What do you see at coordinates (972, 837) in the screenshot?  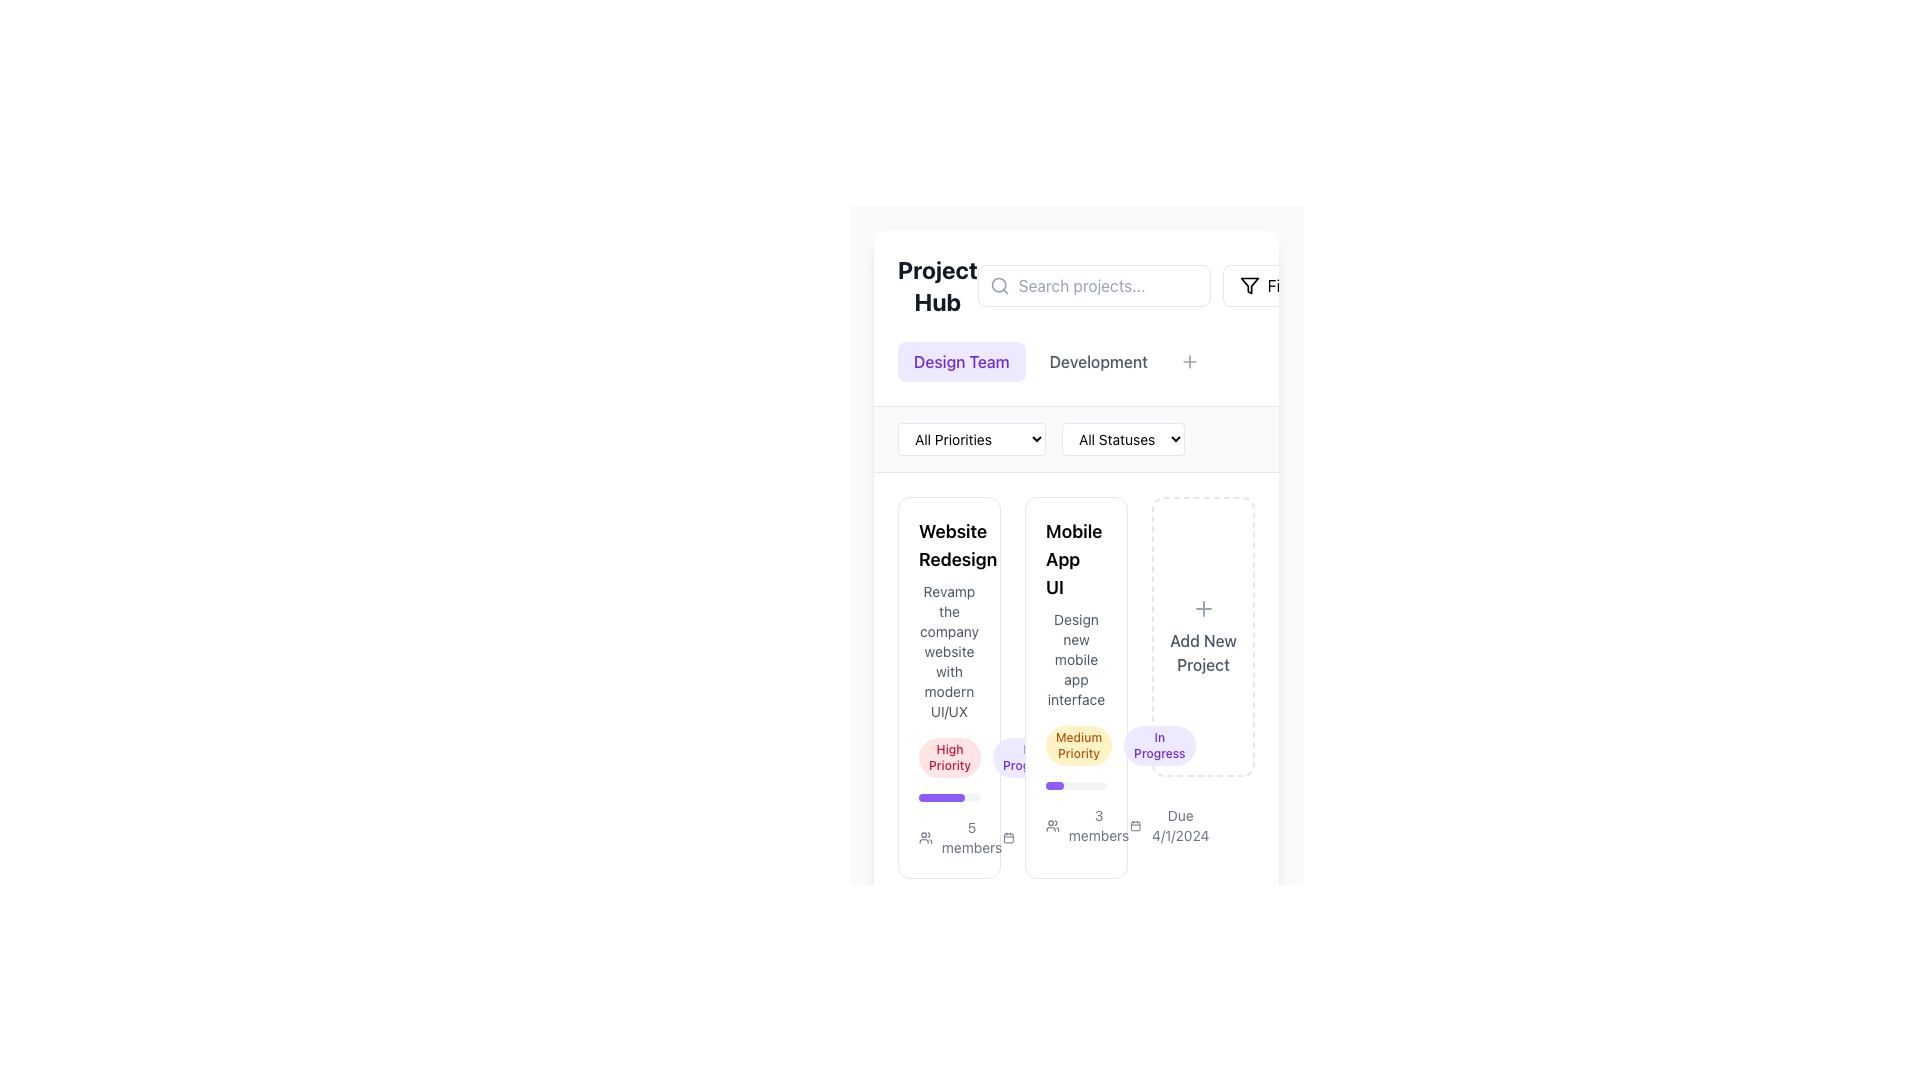 I see `the text label displaying '5 members' located in the bottom section of the 'Website Redesign' card interface, adjacent to the group icon` at bounding box center [972, 837].